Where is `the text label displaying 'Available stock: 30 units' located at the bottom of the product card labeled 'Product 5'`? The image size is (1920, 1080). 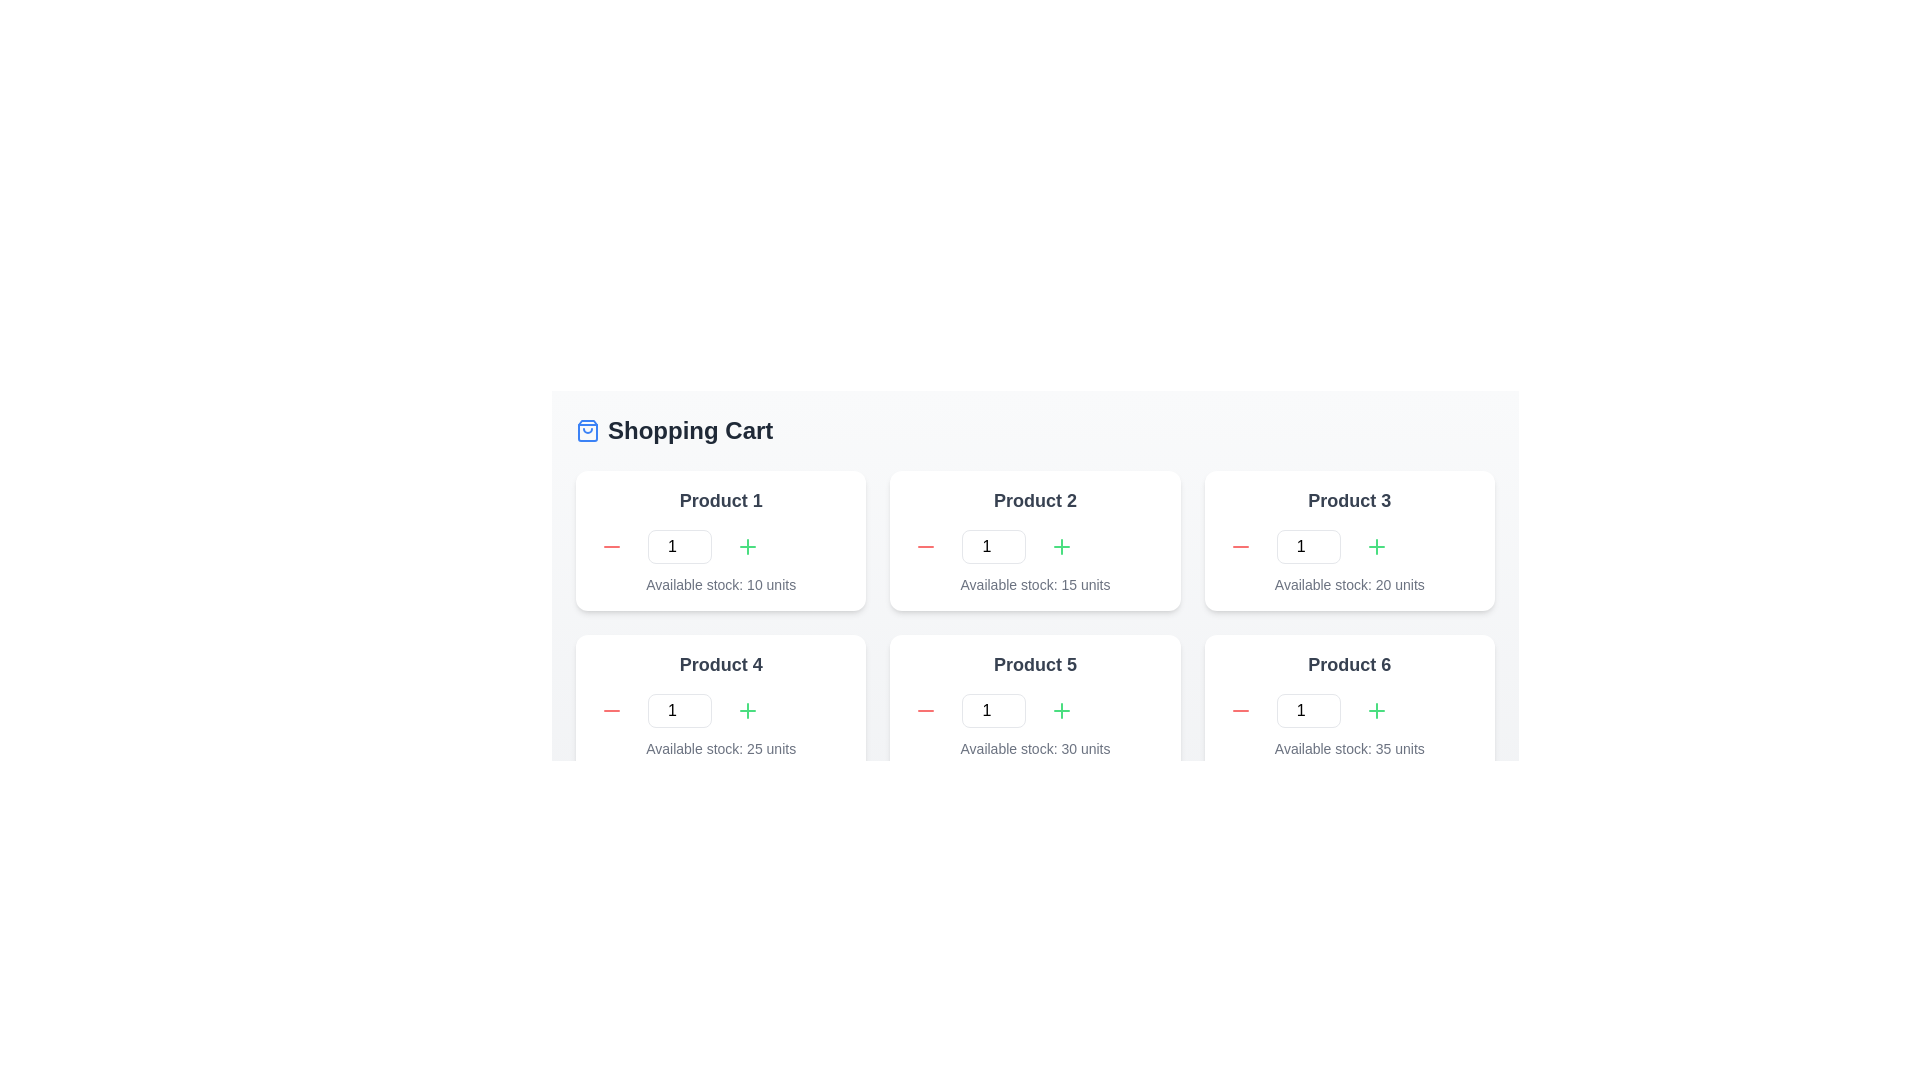
the text label displaying 'Available stock: 30 units' located at the bottom of the product card labeled 'Product 5' is located at coordinates (1035, 748).